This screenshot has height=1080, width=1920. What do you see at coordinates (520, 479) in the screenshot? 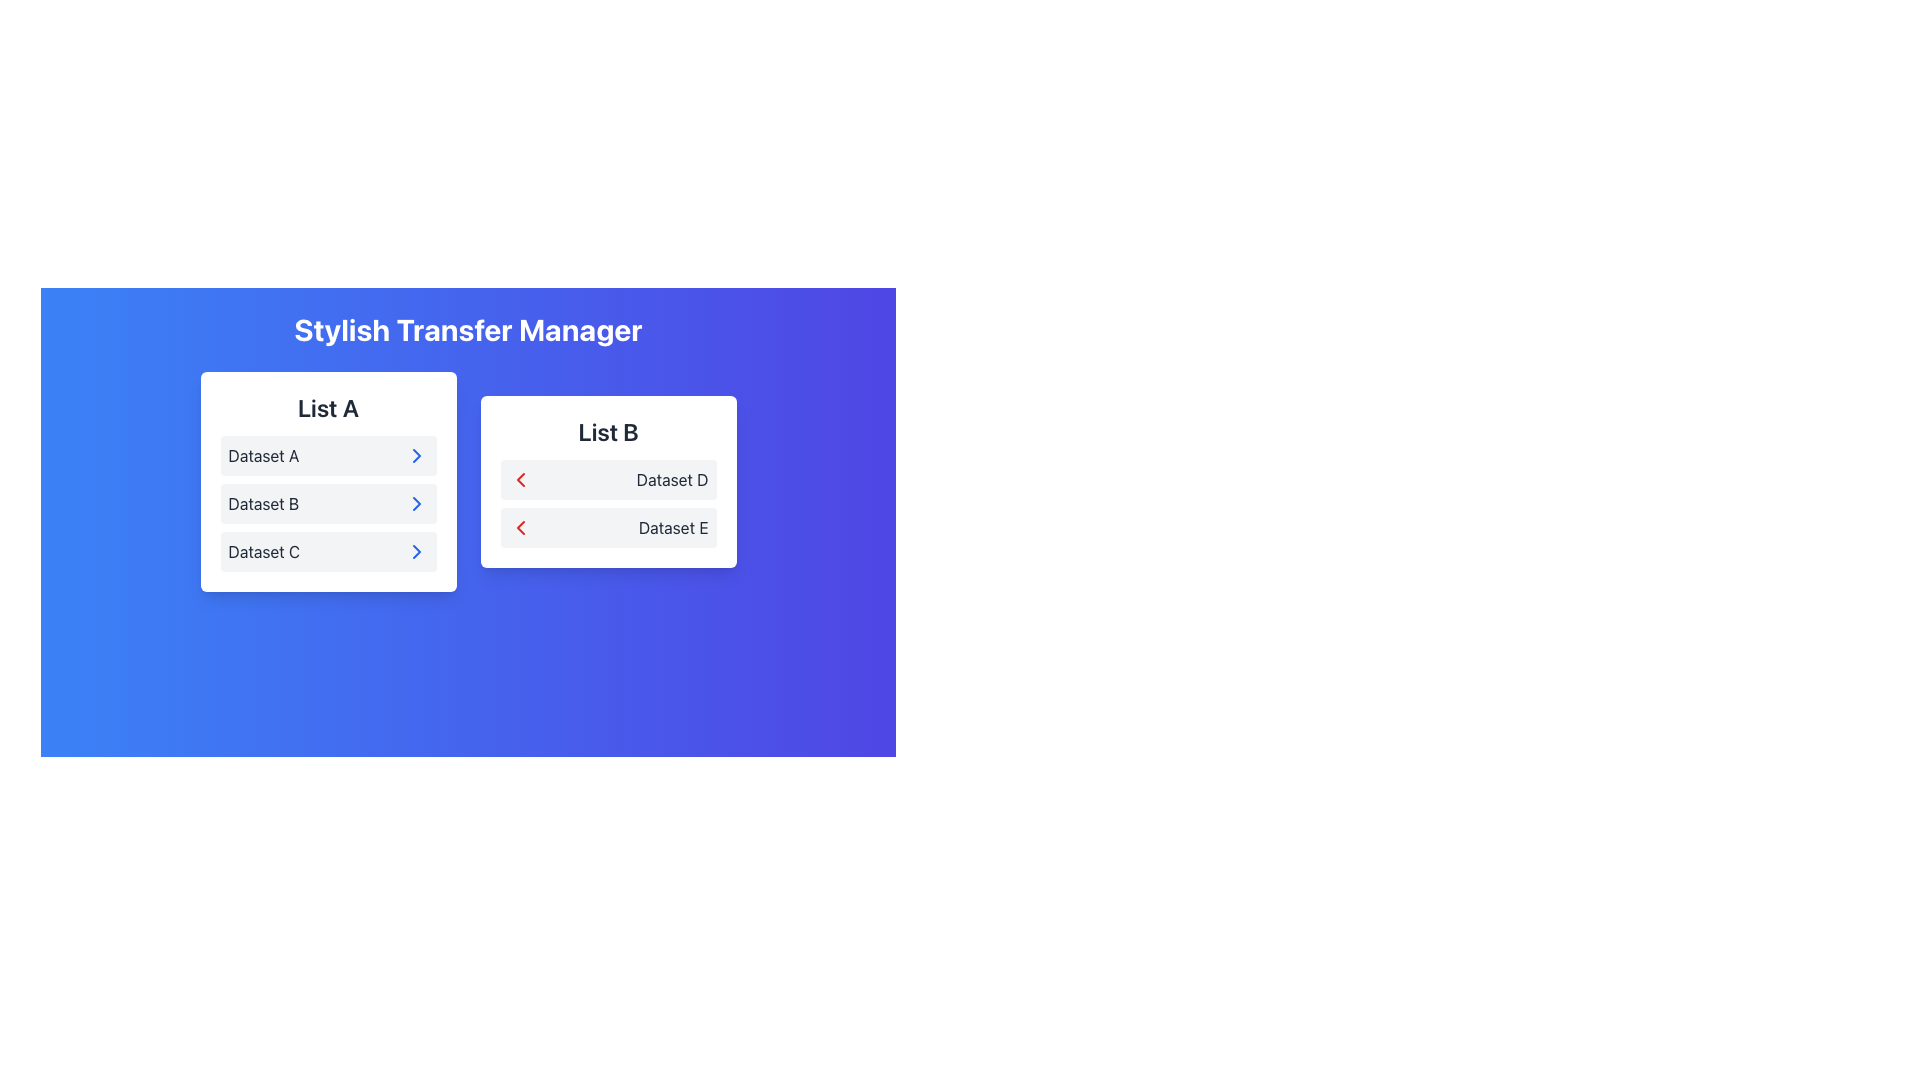
I see `the leftward pointing chevron arrow icon located inside the 'List B' box, adjacent to 'Dataset E'` at bounding box center [520, 479].